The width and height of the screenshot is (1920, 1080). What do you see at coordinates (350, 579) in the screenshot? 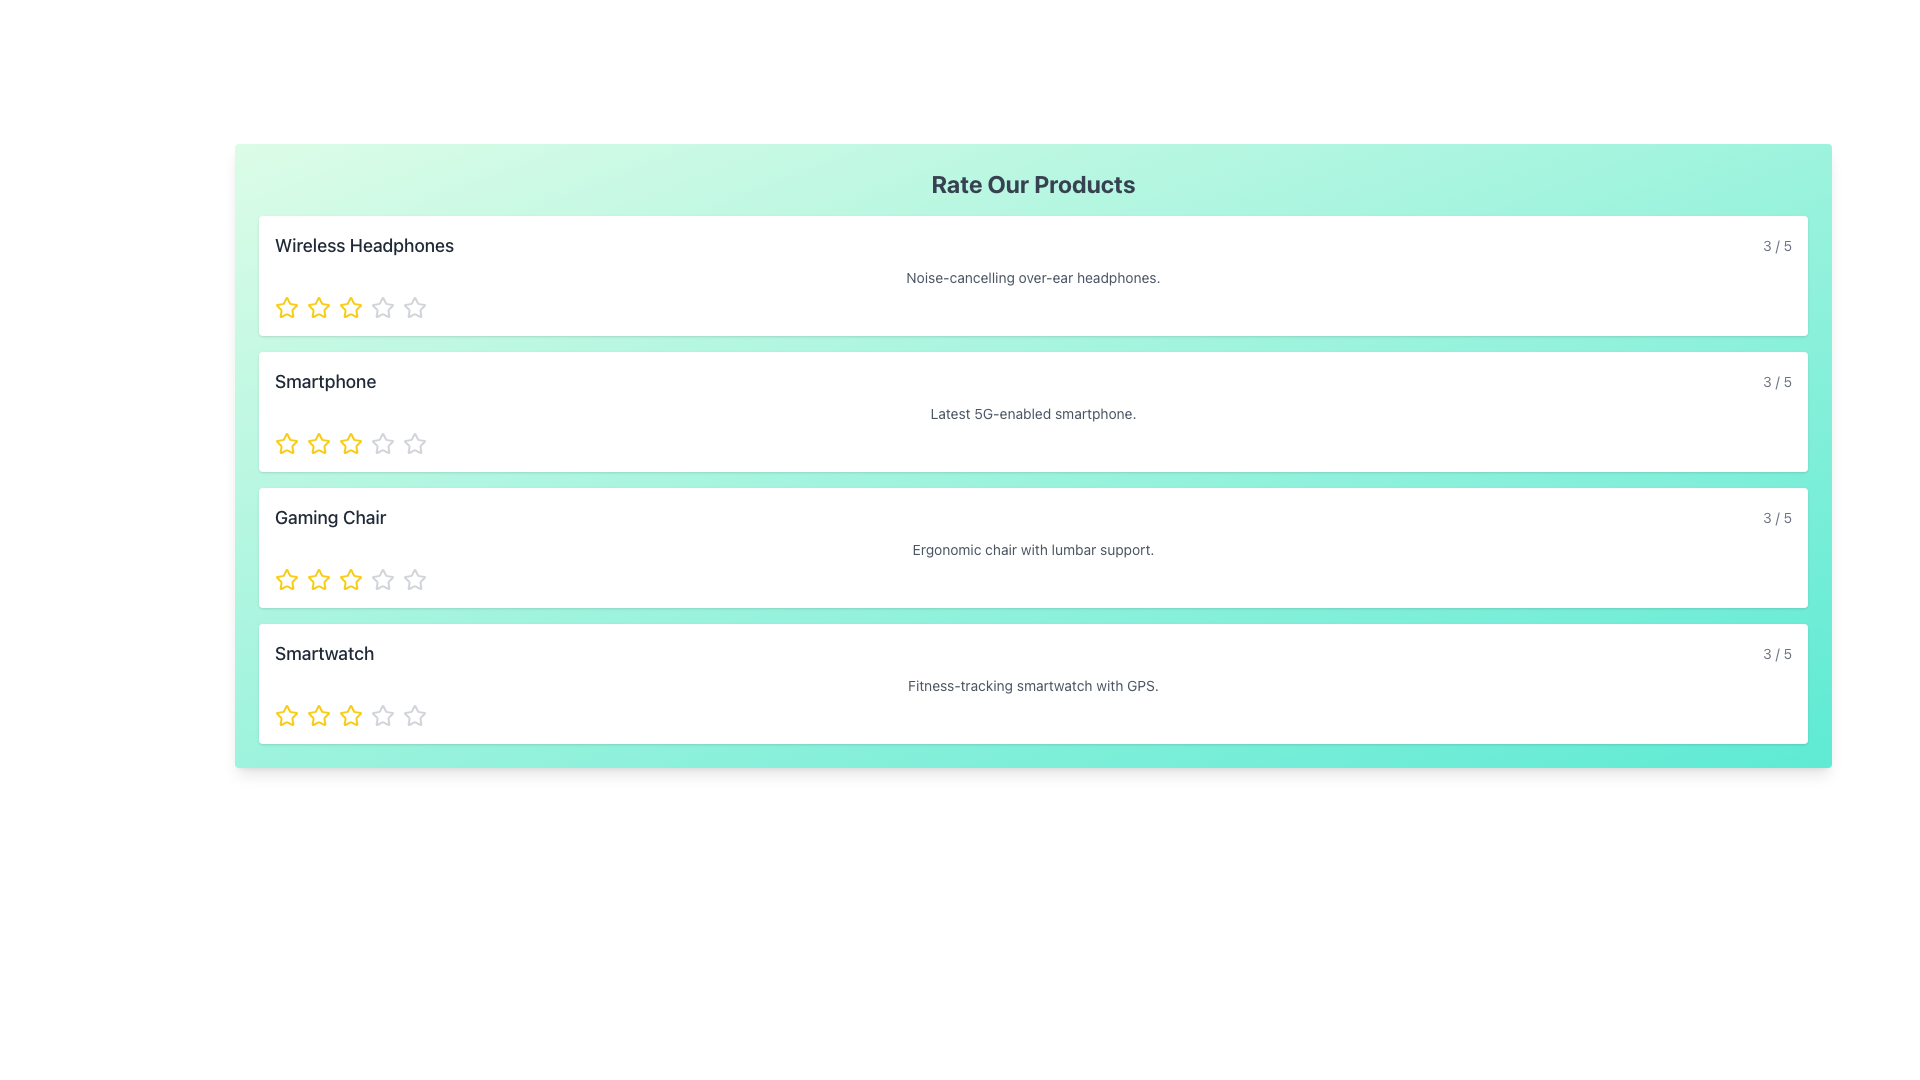
I see `the third star icon with a yellow outline in the rating system for the 'Gaming Chair' section` at bounding box center [350, 579].